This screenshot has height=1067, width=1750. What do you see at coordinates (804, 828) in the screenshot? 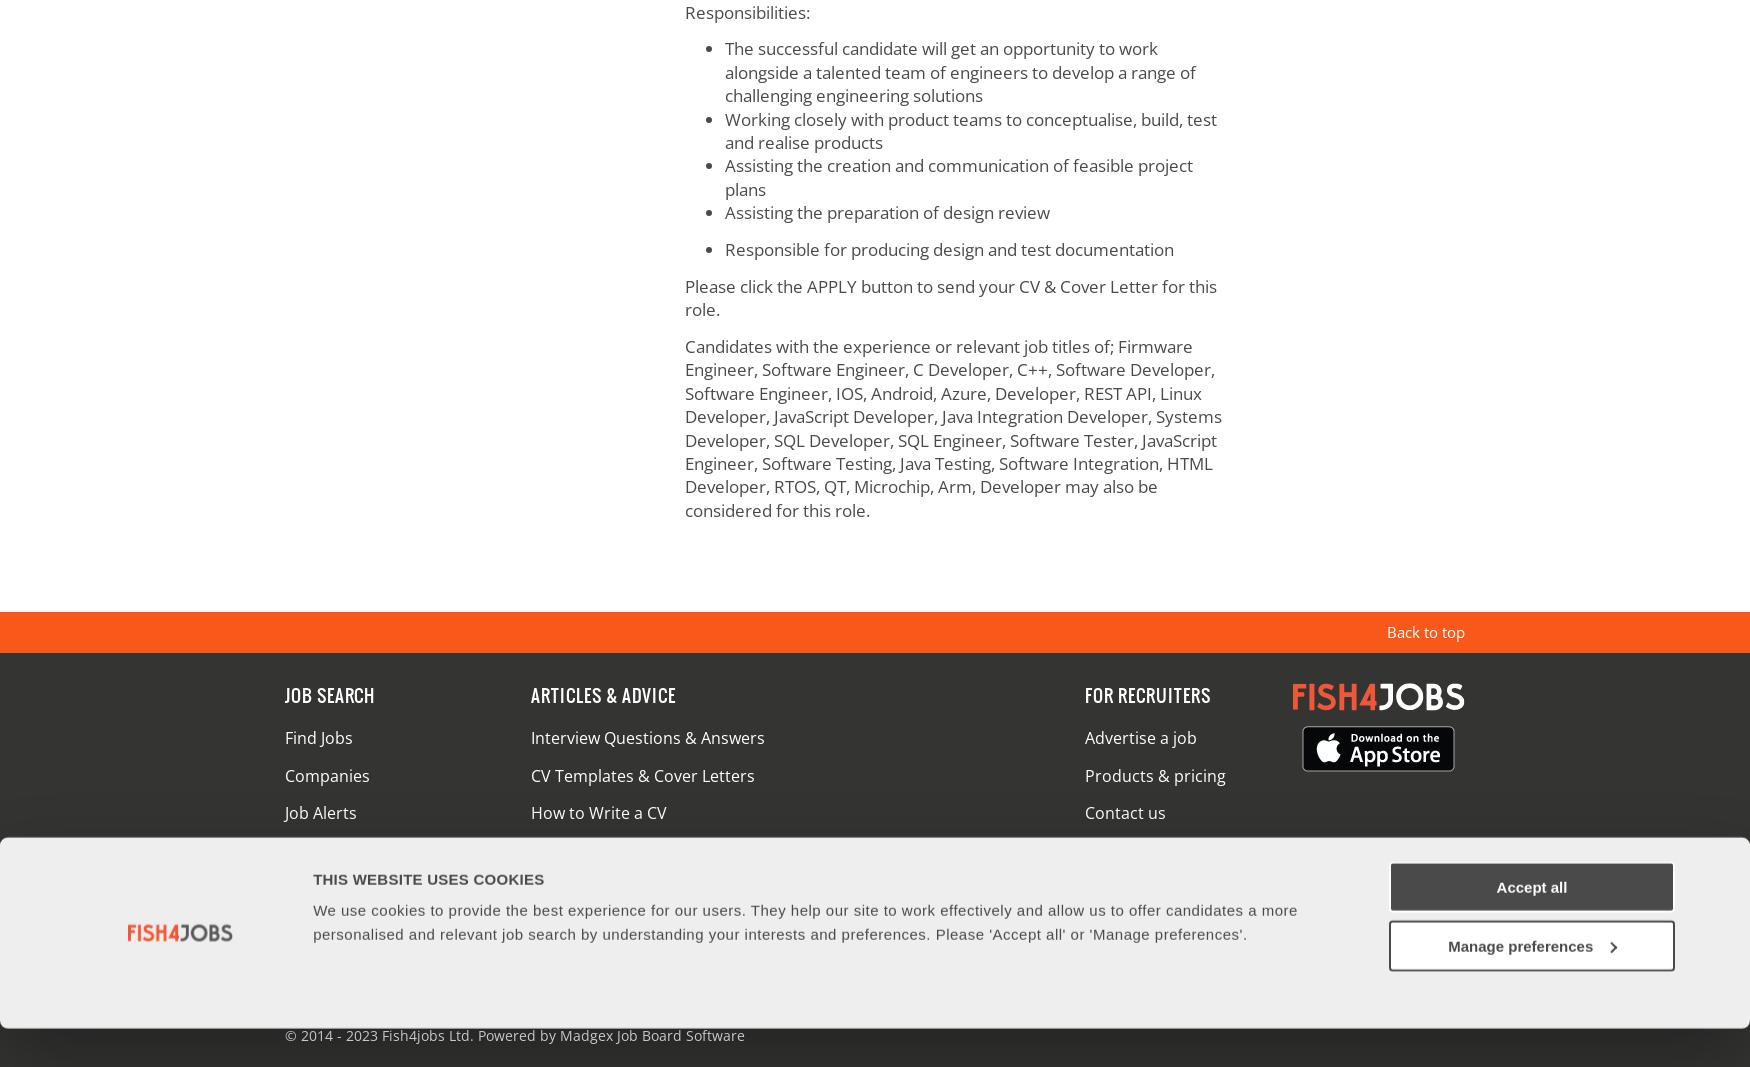
I see `'We use cookies to provide the best experience for our users. They help our site to work effectively and allow us to offer candidates a more personalised and relevant job search by understanding your interests and preferences. Please 'Accept all' or 'Manage preferences'.'` at bounding box center [804, 828].